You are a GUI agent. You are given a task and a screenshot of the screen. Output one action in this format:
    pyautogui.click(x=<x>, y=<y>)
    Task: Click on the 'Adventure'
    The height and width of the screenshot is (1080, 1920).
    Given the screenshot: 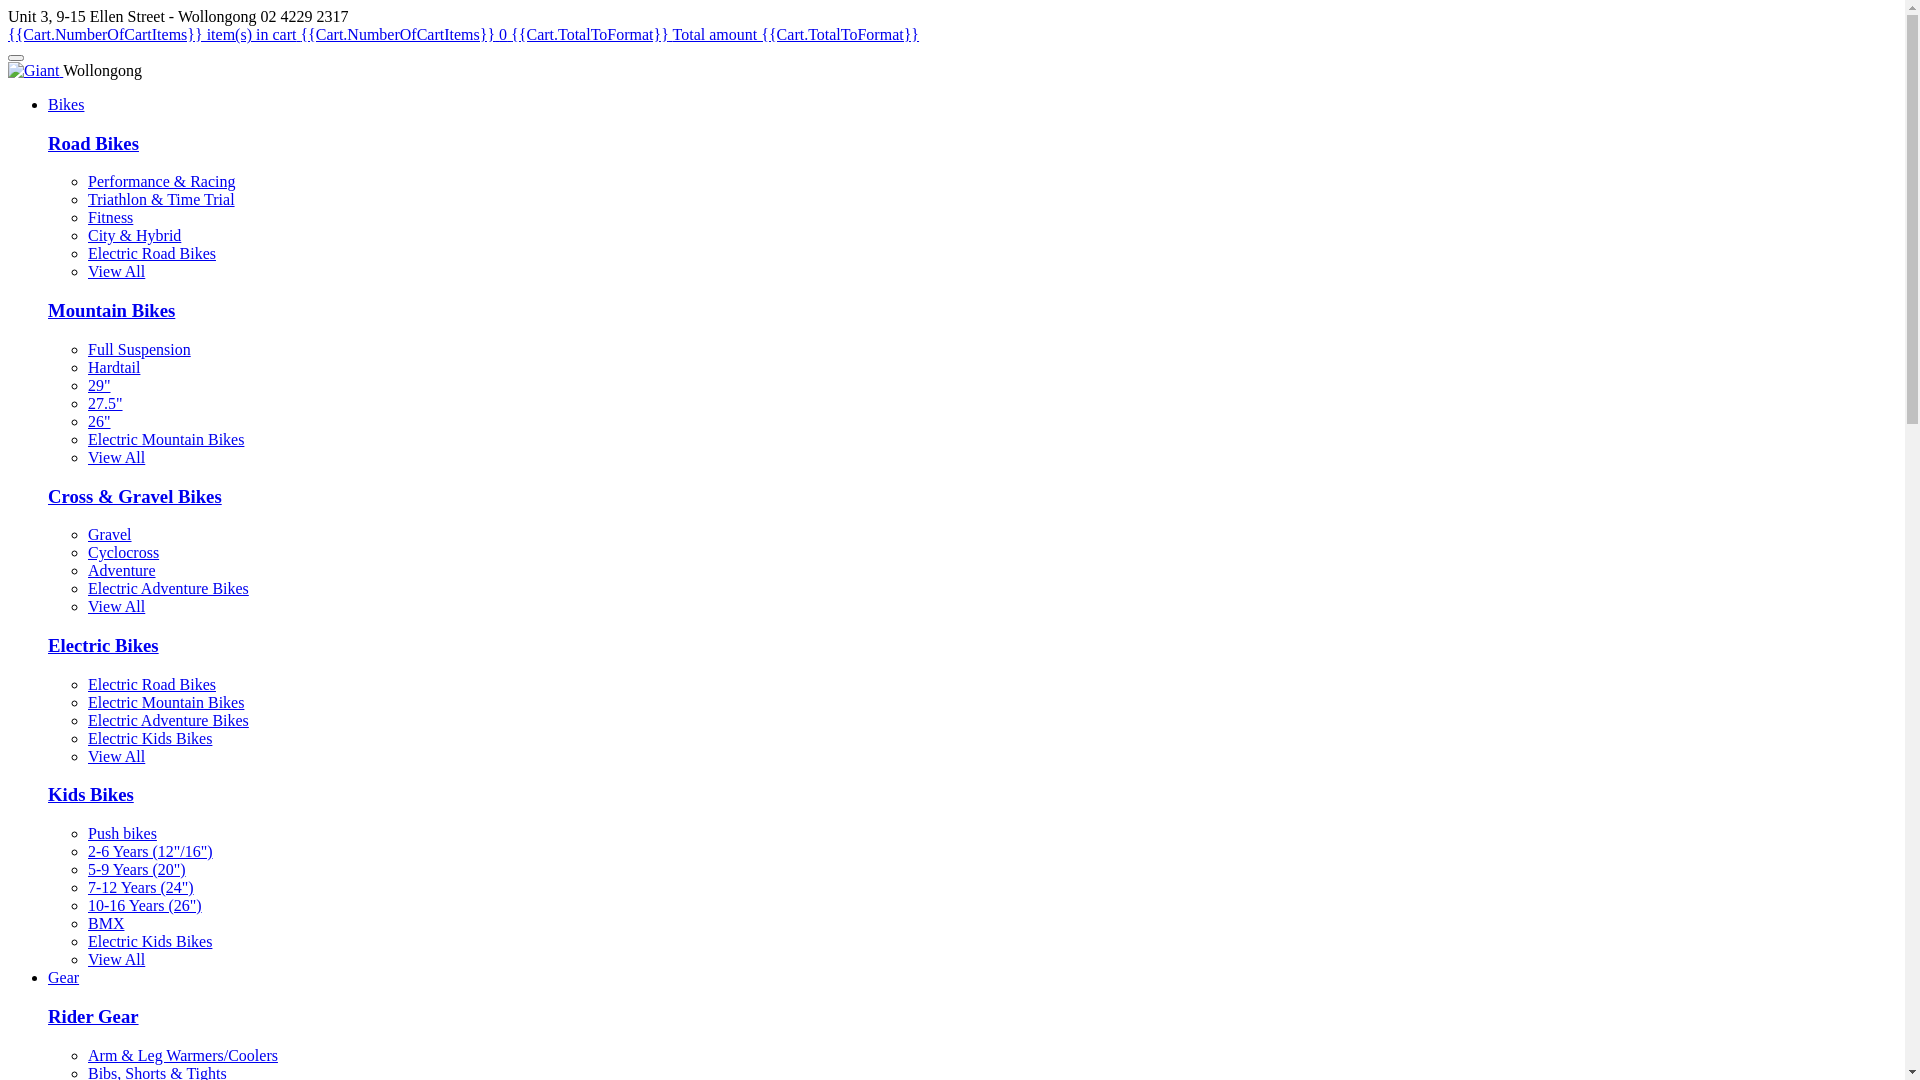 What is the action you would take?
    pyautogui.click(x=86, y=570)
    